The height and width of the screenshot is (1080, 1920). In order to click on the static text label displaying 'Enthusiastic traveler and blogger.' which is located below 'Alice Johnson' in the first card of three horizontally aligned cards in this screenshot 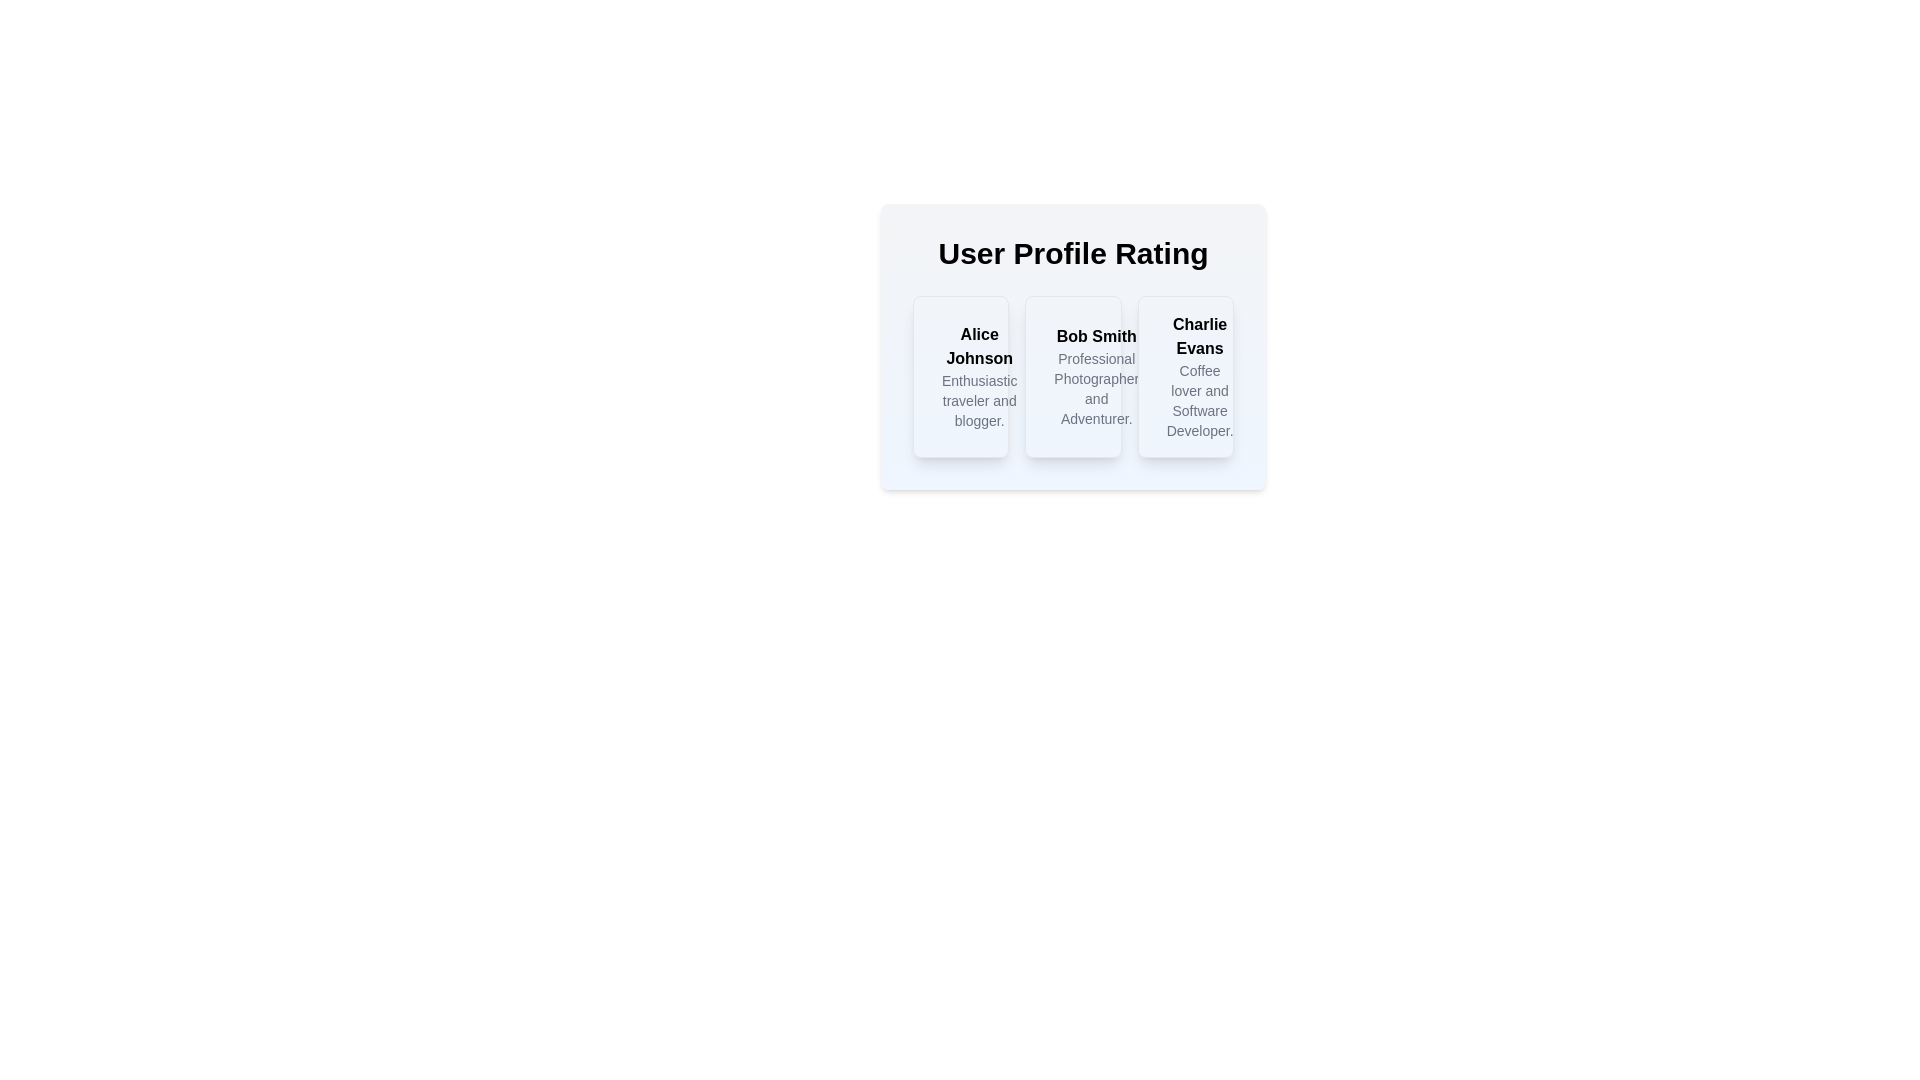, I will do `click(979, 401)`.